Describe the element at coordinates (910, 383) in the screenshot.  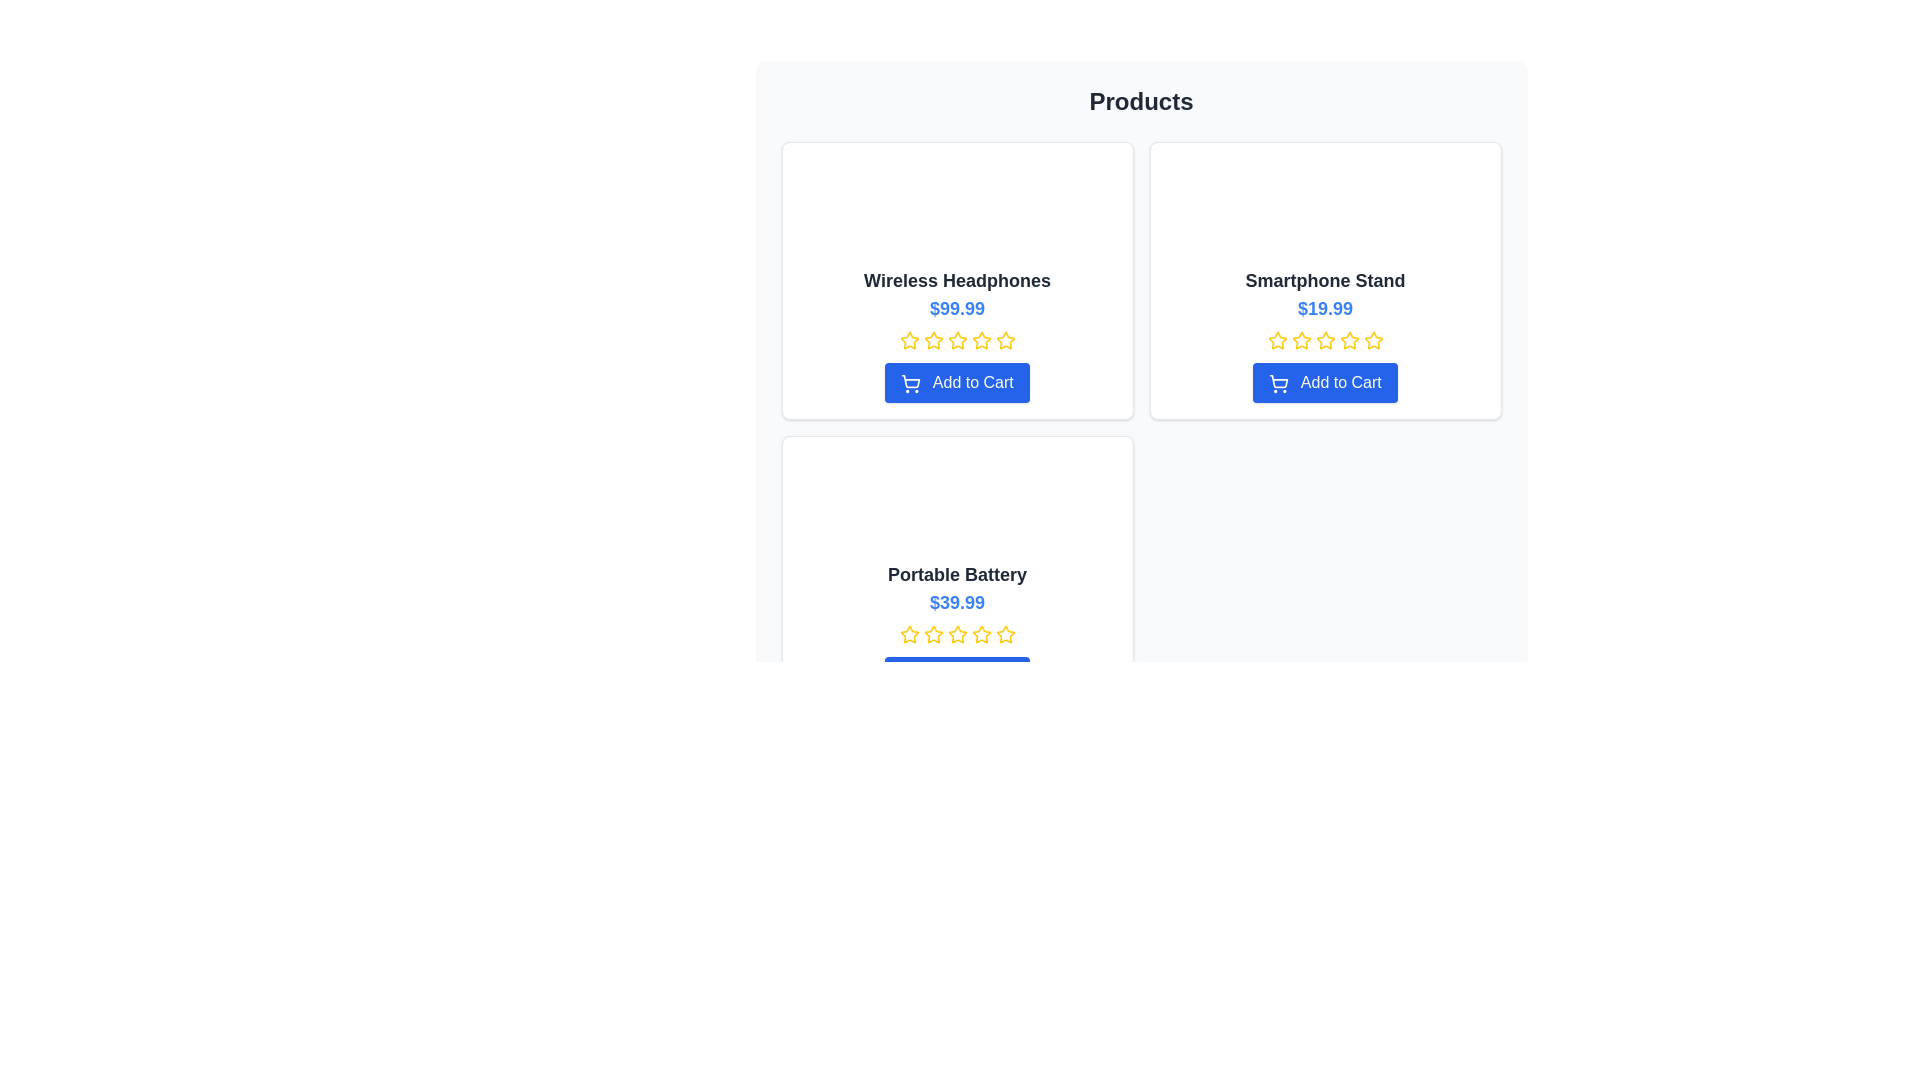
I see `the icon associated with adding a product to the shopping cart, located to the left of the 'Add to Cart' text within a blue button below the 'Wireless Headphones' section` at that location.